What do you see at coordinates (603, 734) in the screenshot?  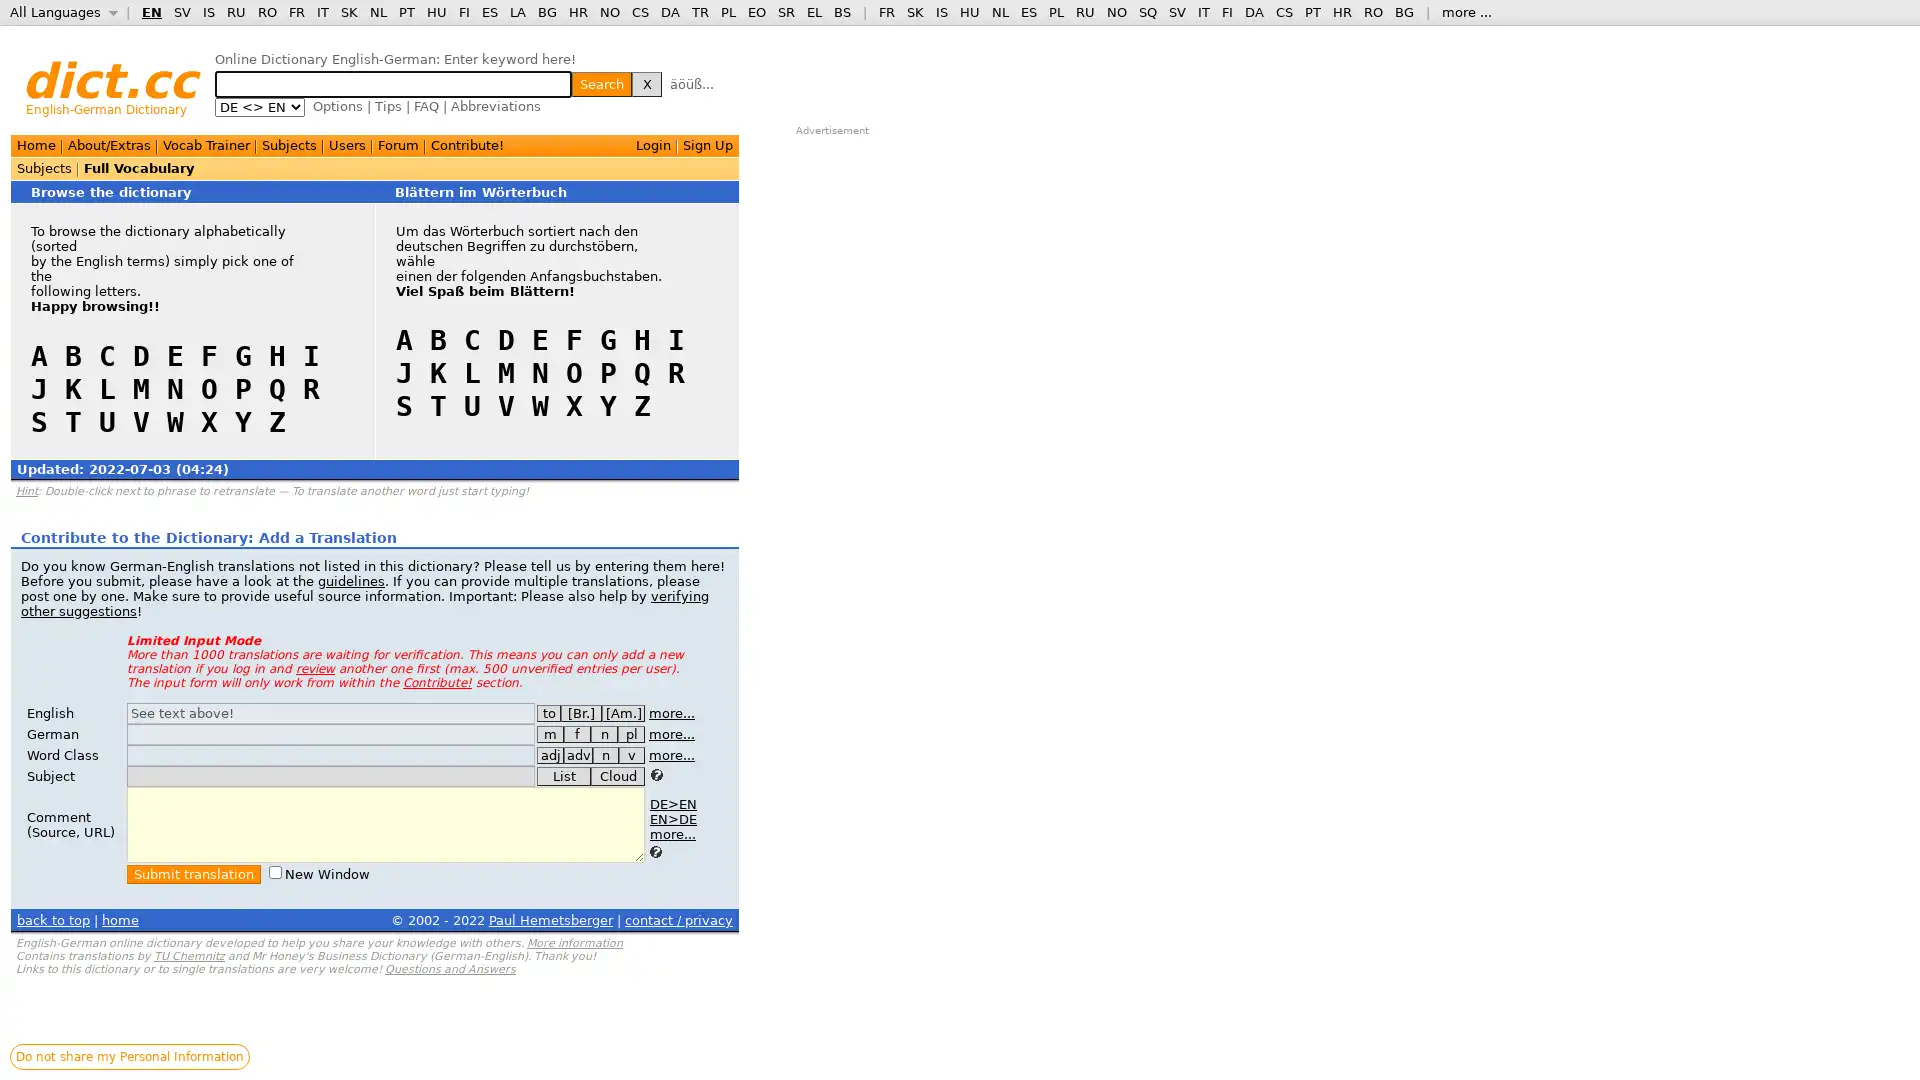 I see `n` at bounding box center [603, 734].